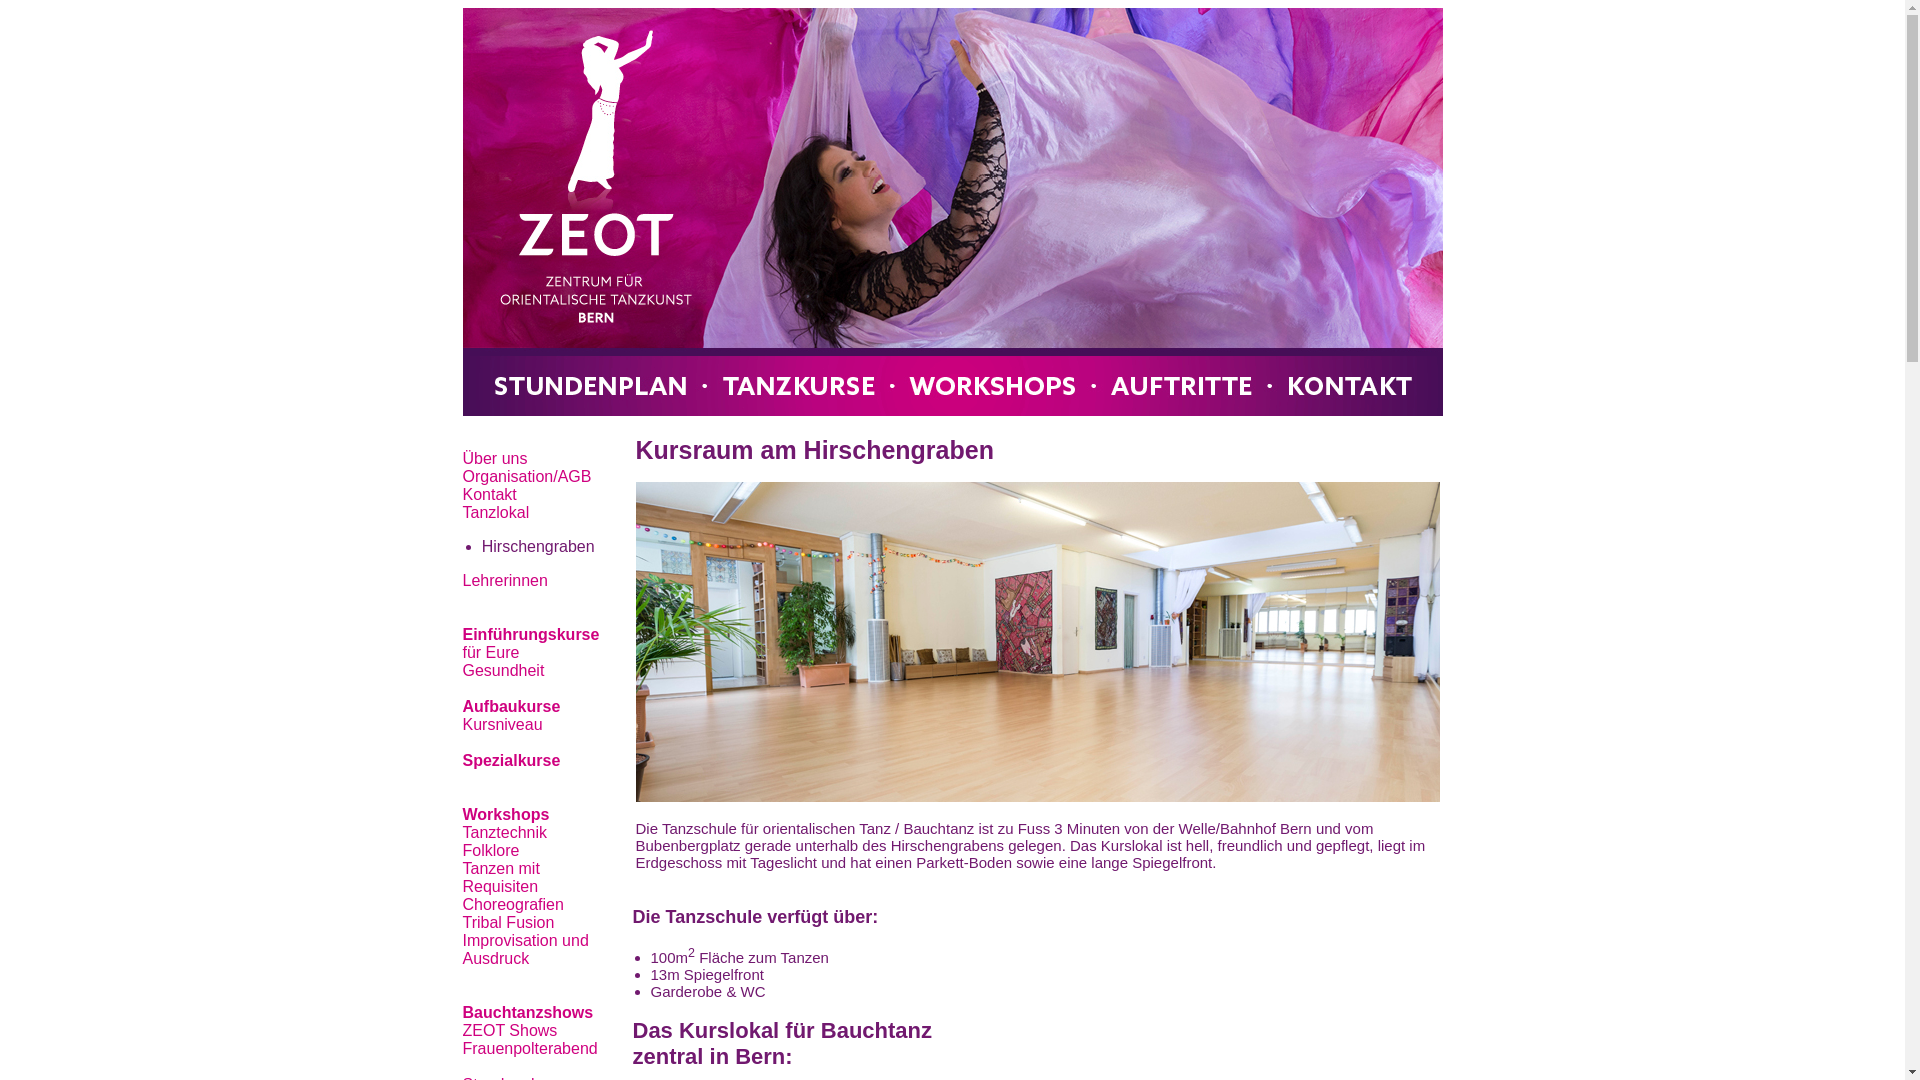 The width and height of the screenshot is (1920, 1080). What do you see at coordinates (510, 760) in the screenshot?
I see `'Spezialkurse'` at bounding box center [510, 760].